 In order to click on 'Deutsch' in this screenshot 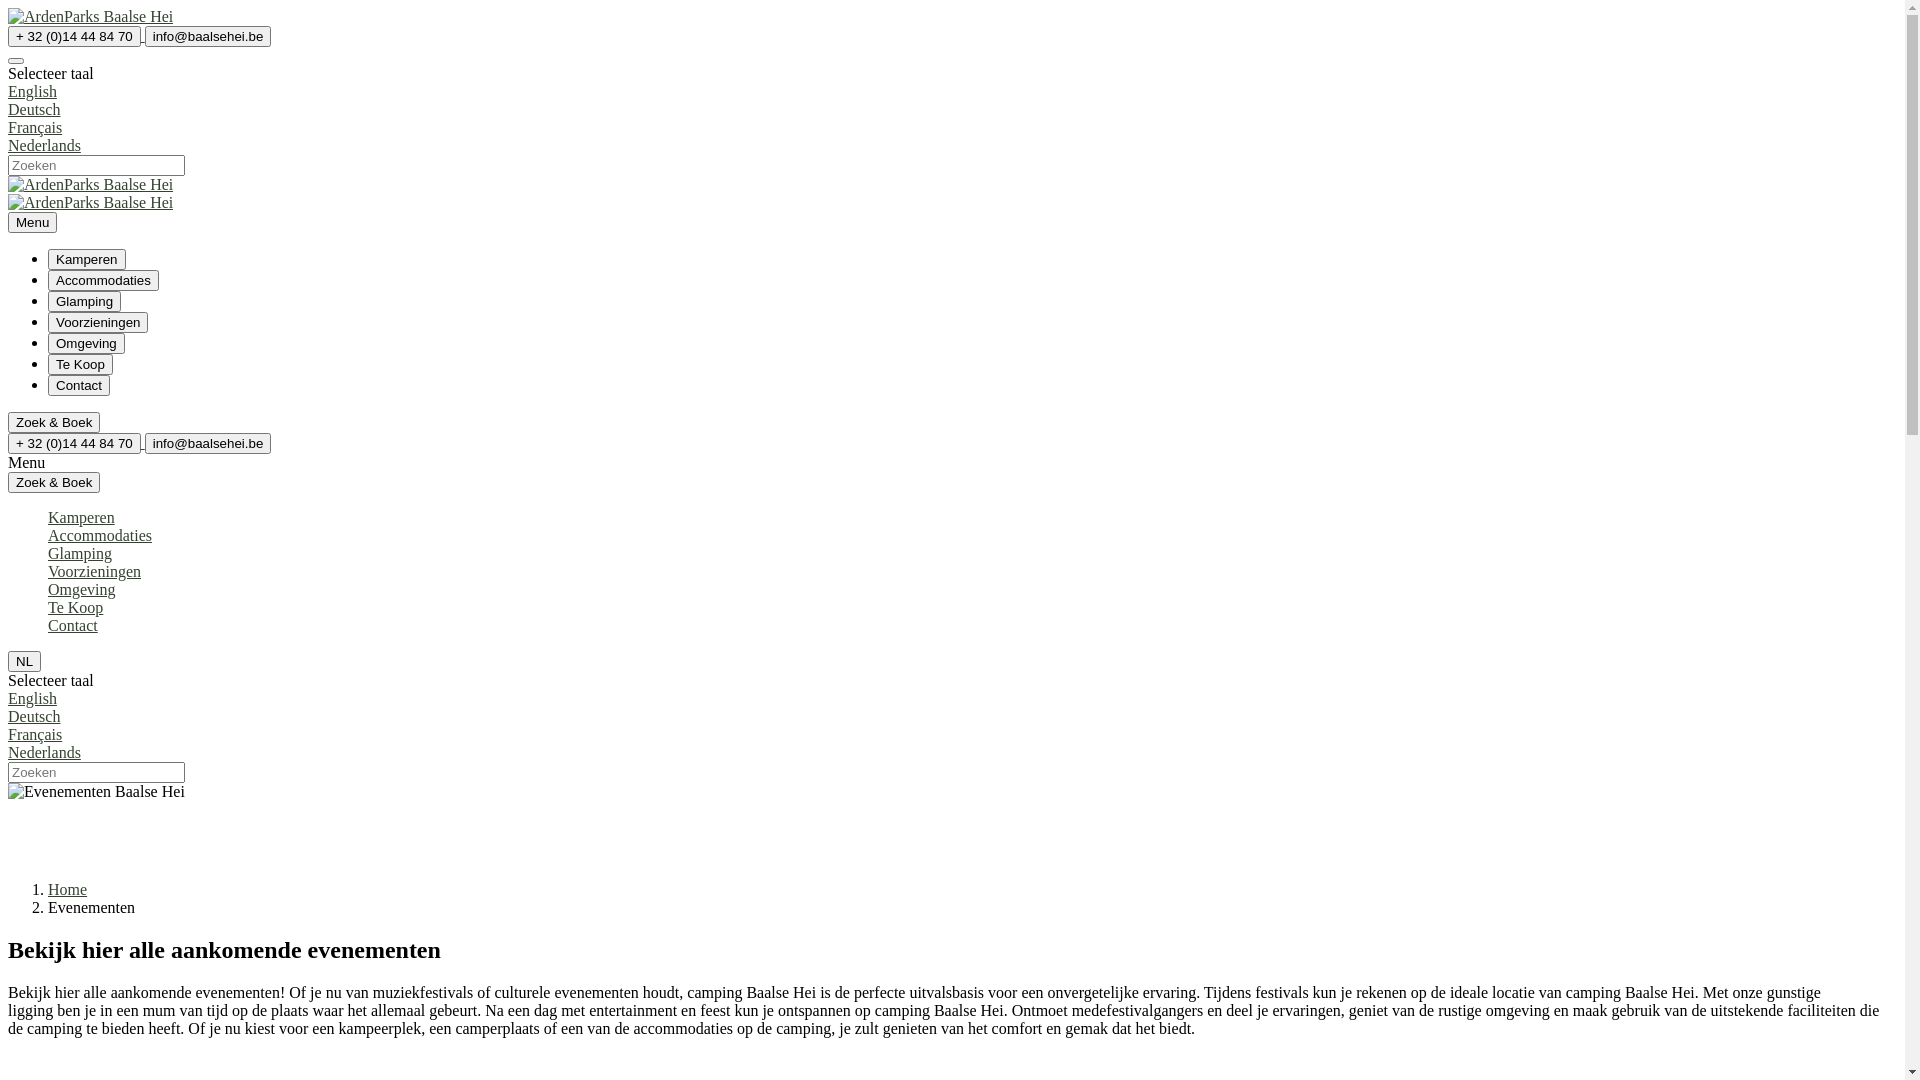, I will do `click(951, 118)`.